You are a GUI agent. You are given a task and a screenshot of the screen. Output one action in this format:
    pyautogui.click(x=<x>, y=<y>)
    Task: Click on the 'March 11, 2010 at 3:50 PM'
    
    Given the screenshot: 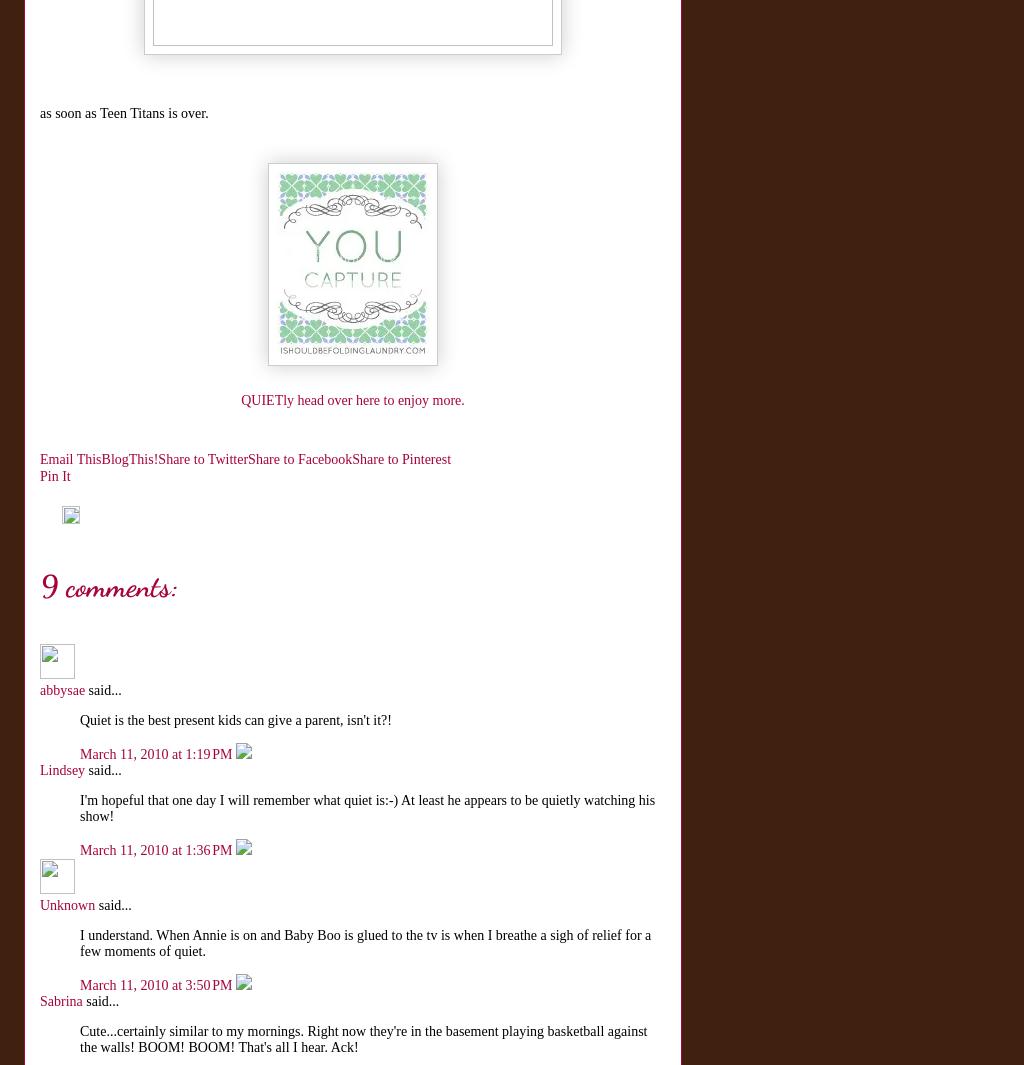 What is the action you would take?
    pyautogui.click(x=157, y=985)
    